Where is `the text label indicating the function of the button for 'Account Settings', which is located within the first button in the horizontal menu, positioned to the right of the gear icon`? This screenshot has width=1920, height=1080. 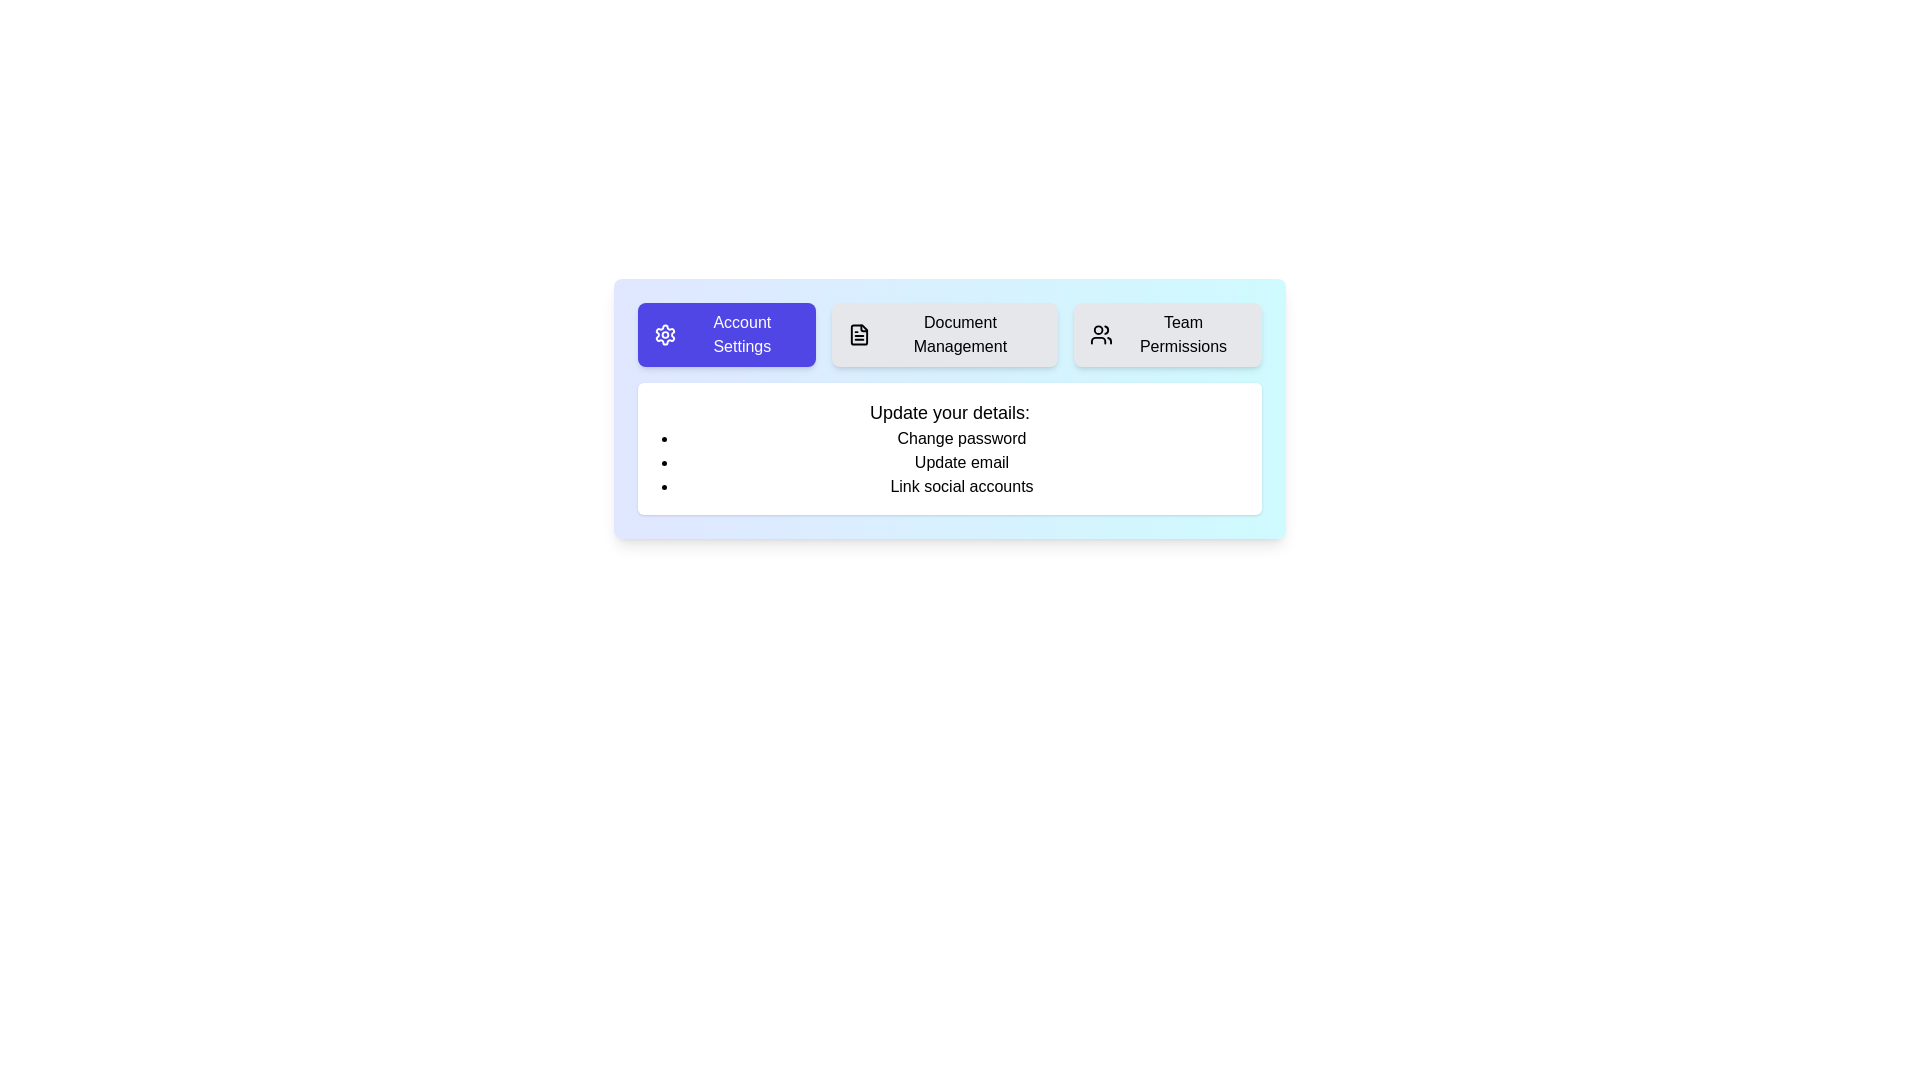 the text label indicating the function of the button for 'Account Settings', which is located within the first button in the horizontal menu, positioned to the right of the gear icon is located at coordinates (741, 334).